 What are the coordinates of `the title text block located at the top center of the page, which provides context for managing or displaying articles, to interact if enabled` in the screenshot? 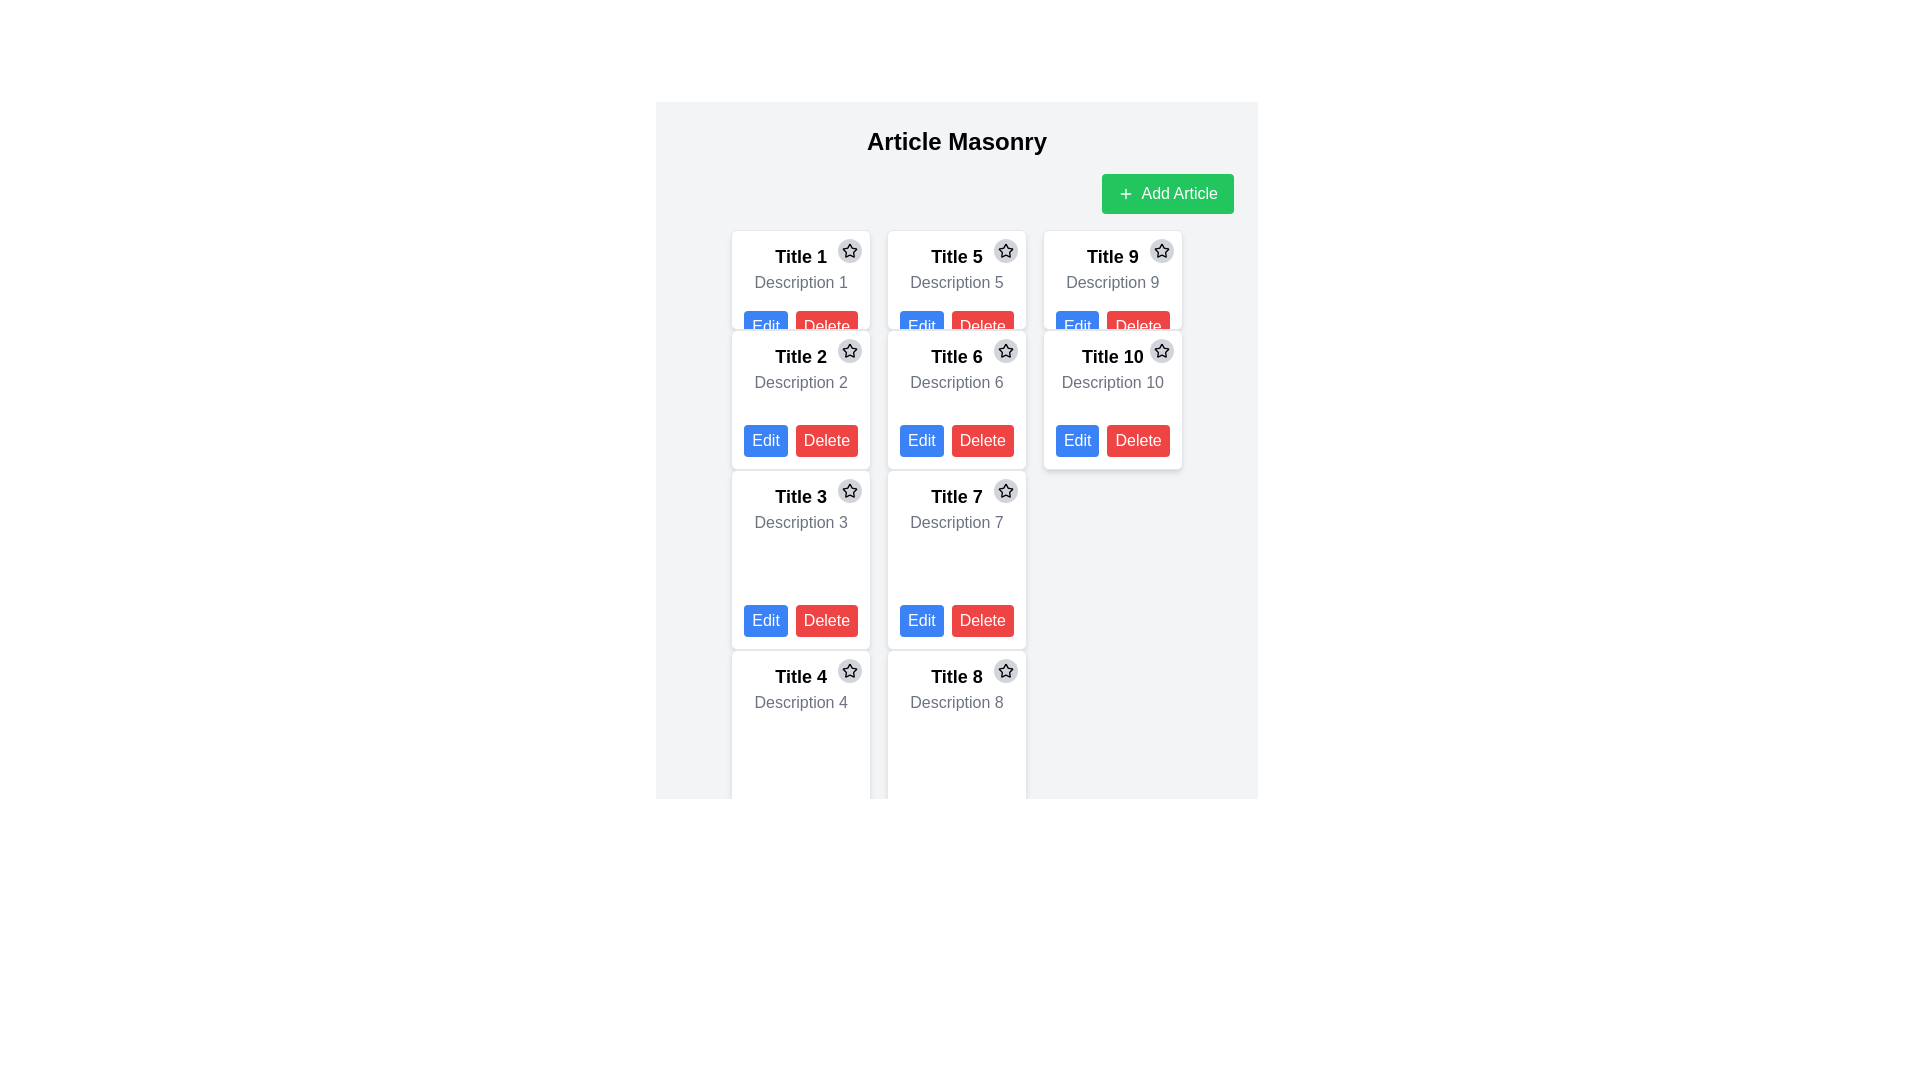 It's located at (955, 149).